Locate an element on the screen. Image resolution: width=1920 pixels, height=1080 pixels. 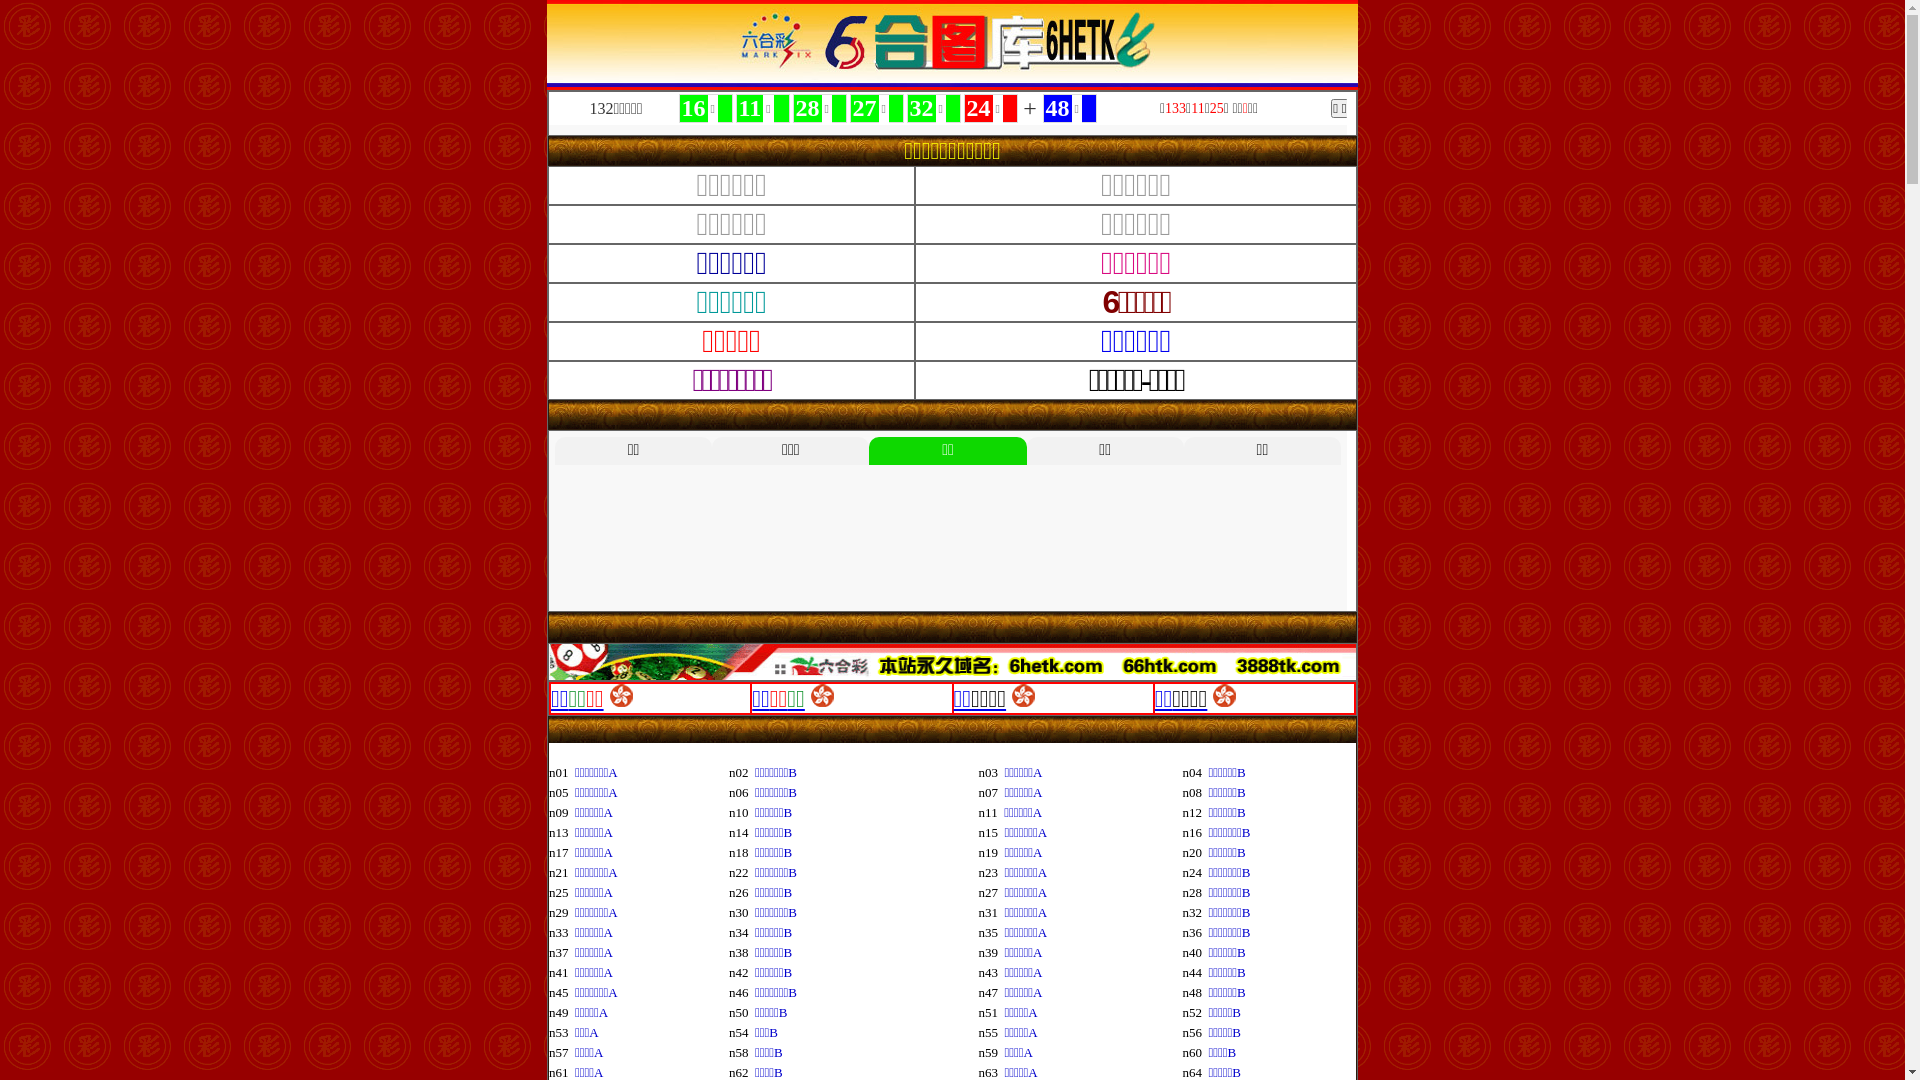
'n39 ' is located at coordinates (979, 951).